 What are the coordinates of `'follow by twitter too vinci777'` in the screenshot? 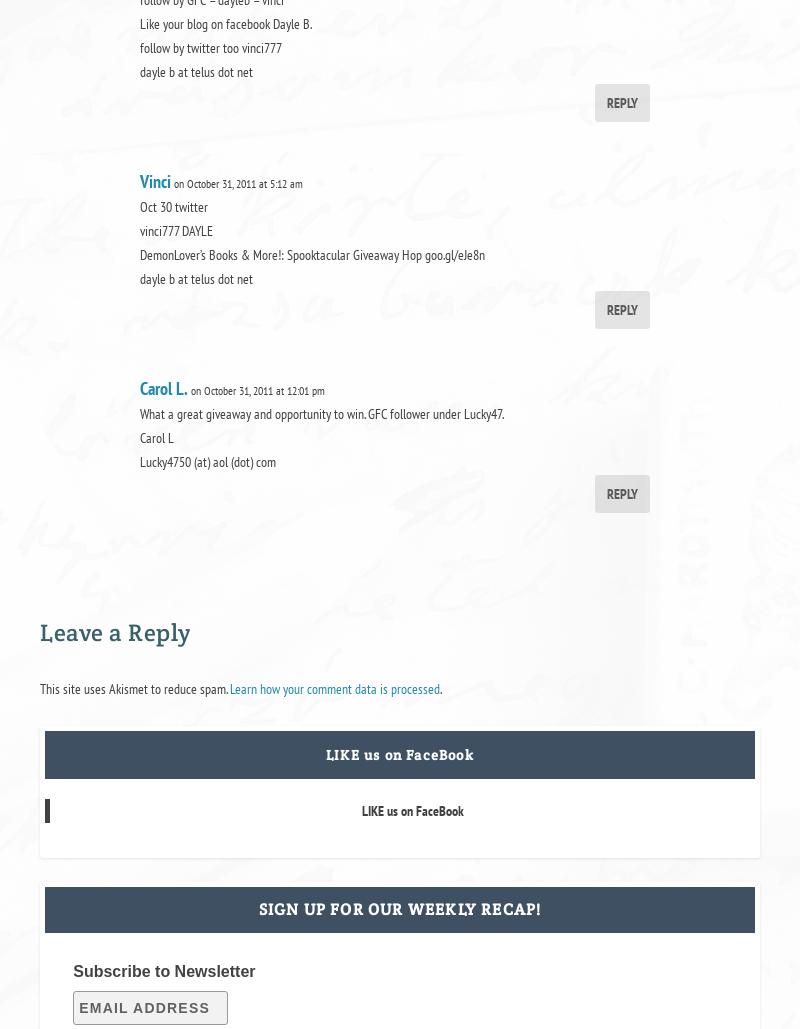 It's located at (210, 47).